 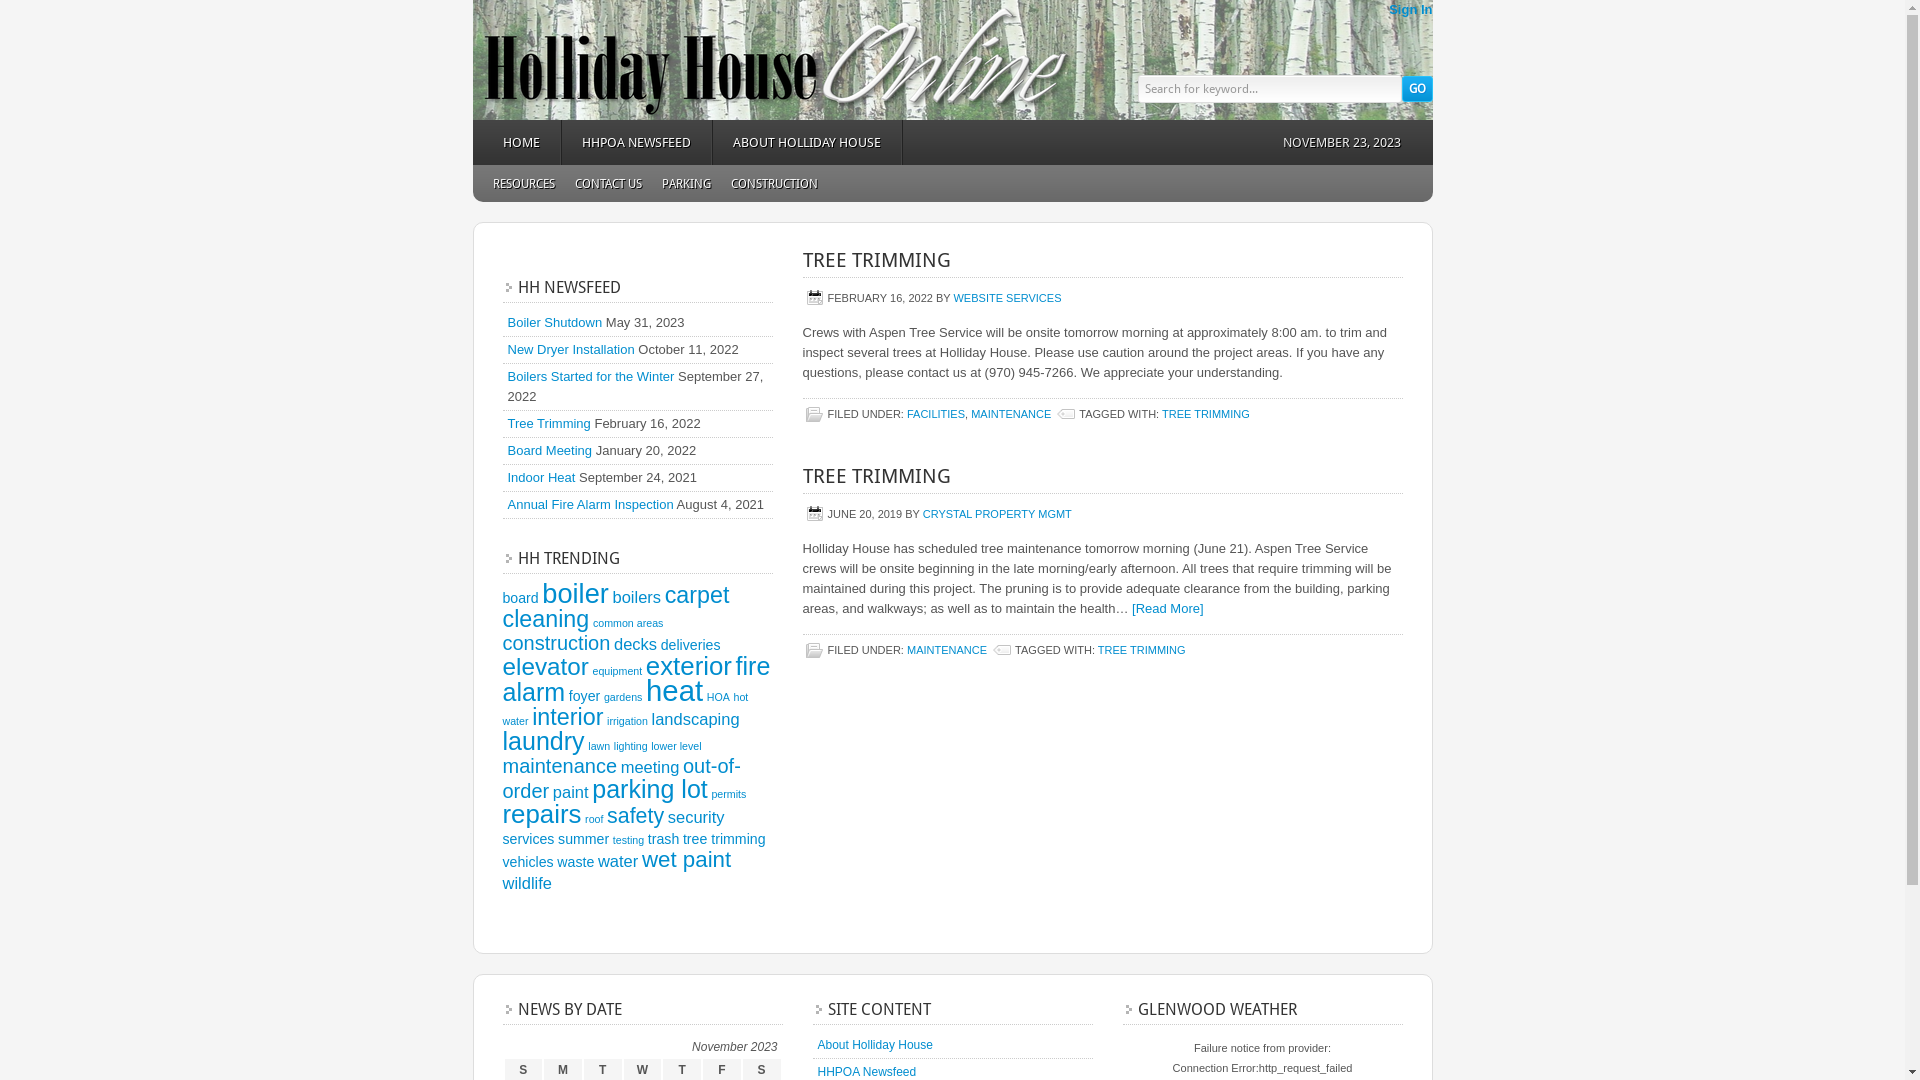 What do you see at coordinates (616, 671) in the screenshot?
I see `'equipment'` at bounding box center [616, 671].